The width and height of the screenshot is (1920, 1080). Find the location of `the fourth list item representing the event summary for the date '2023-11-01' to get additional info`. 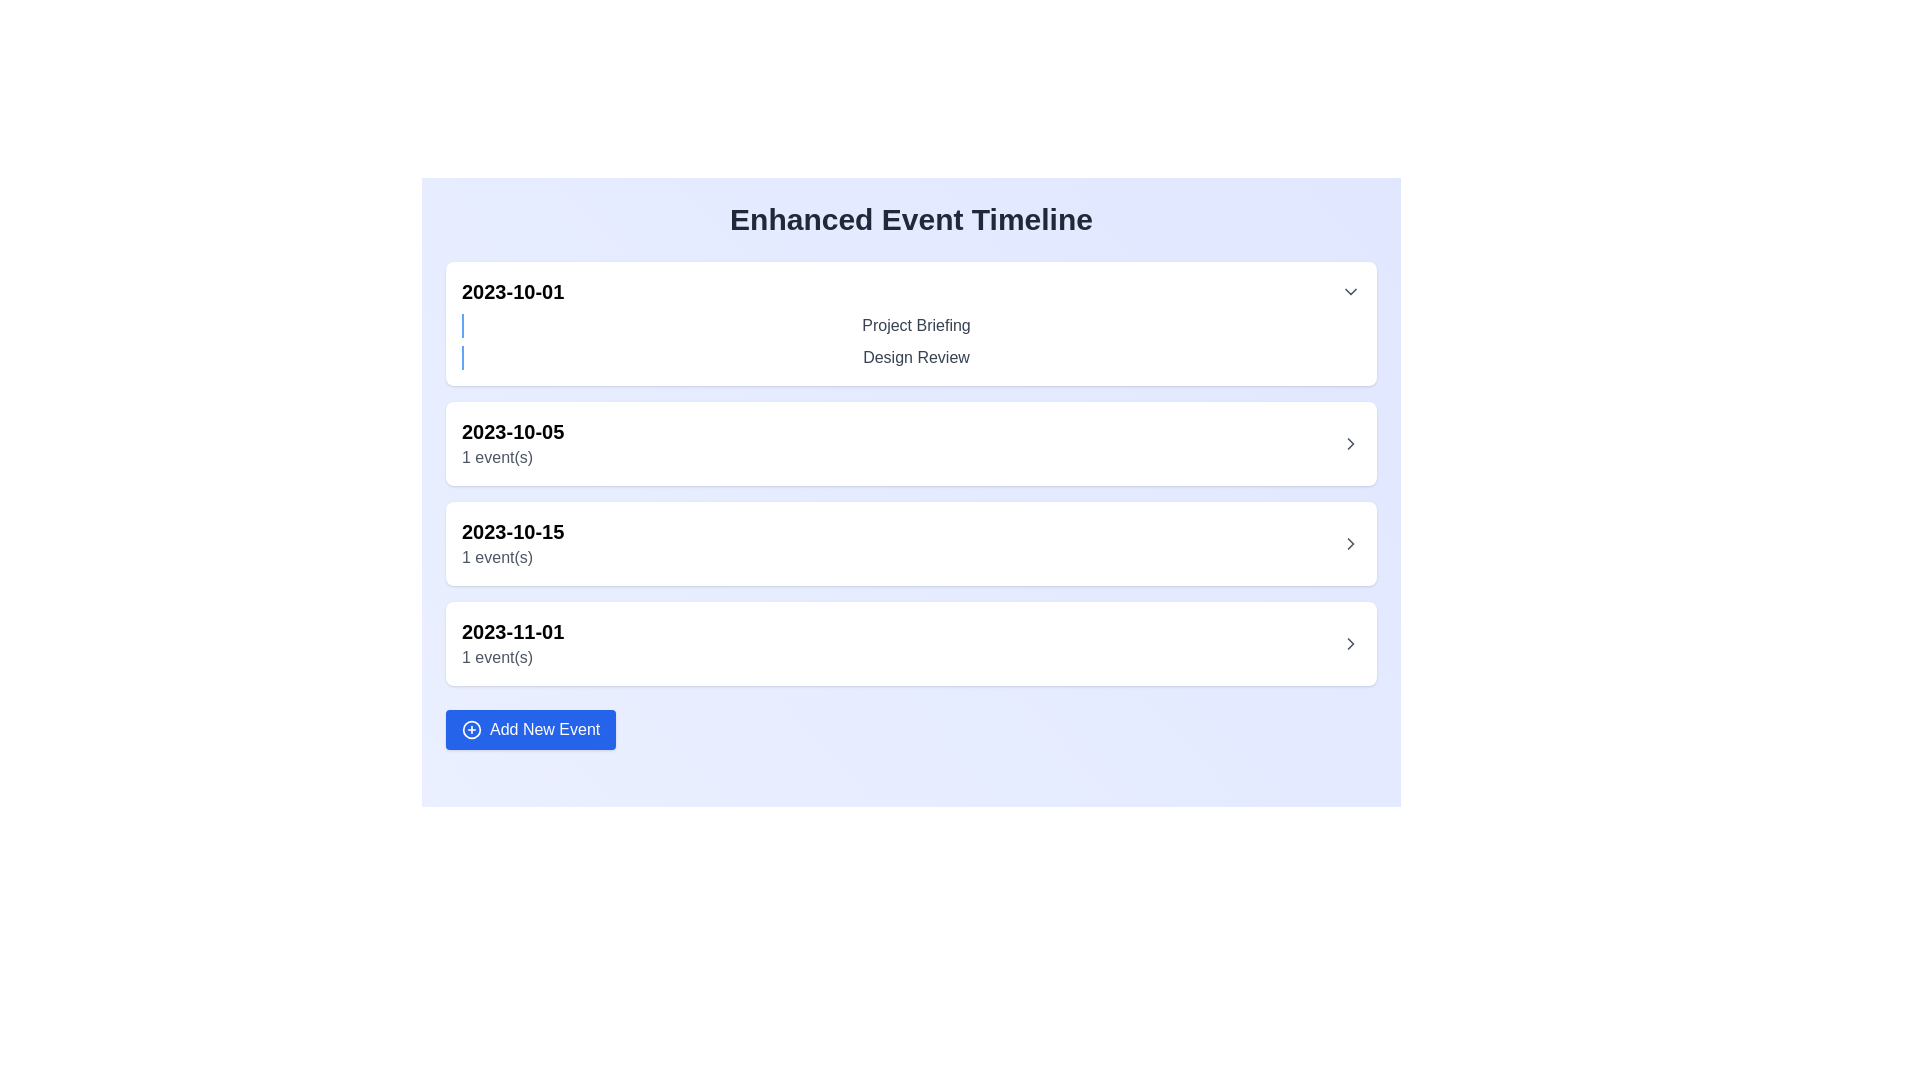

the fourth list item representing the event summary for the date '2023-11-01' to get additional info is located at coordinates (910, 644).